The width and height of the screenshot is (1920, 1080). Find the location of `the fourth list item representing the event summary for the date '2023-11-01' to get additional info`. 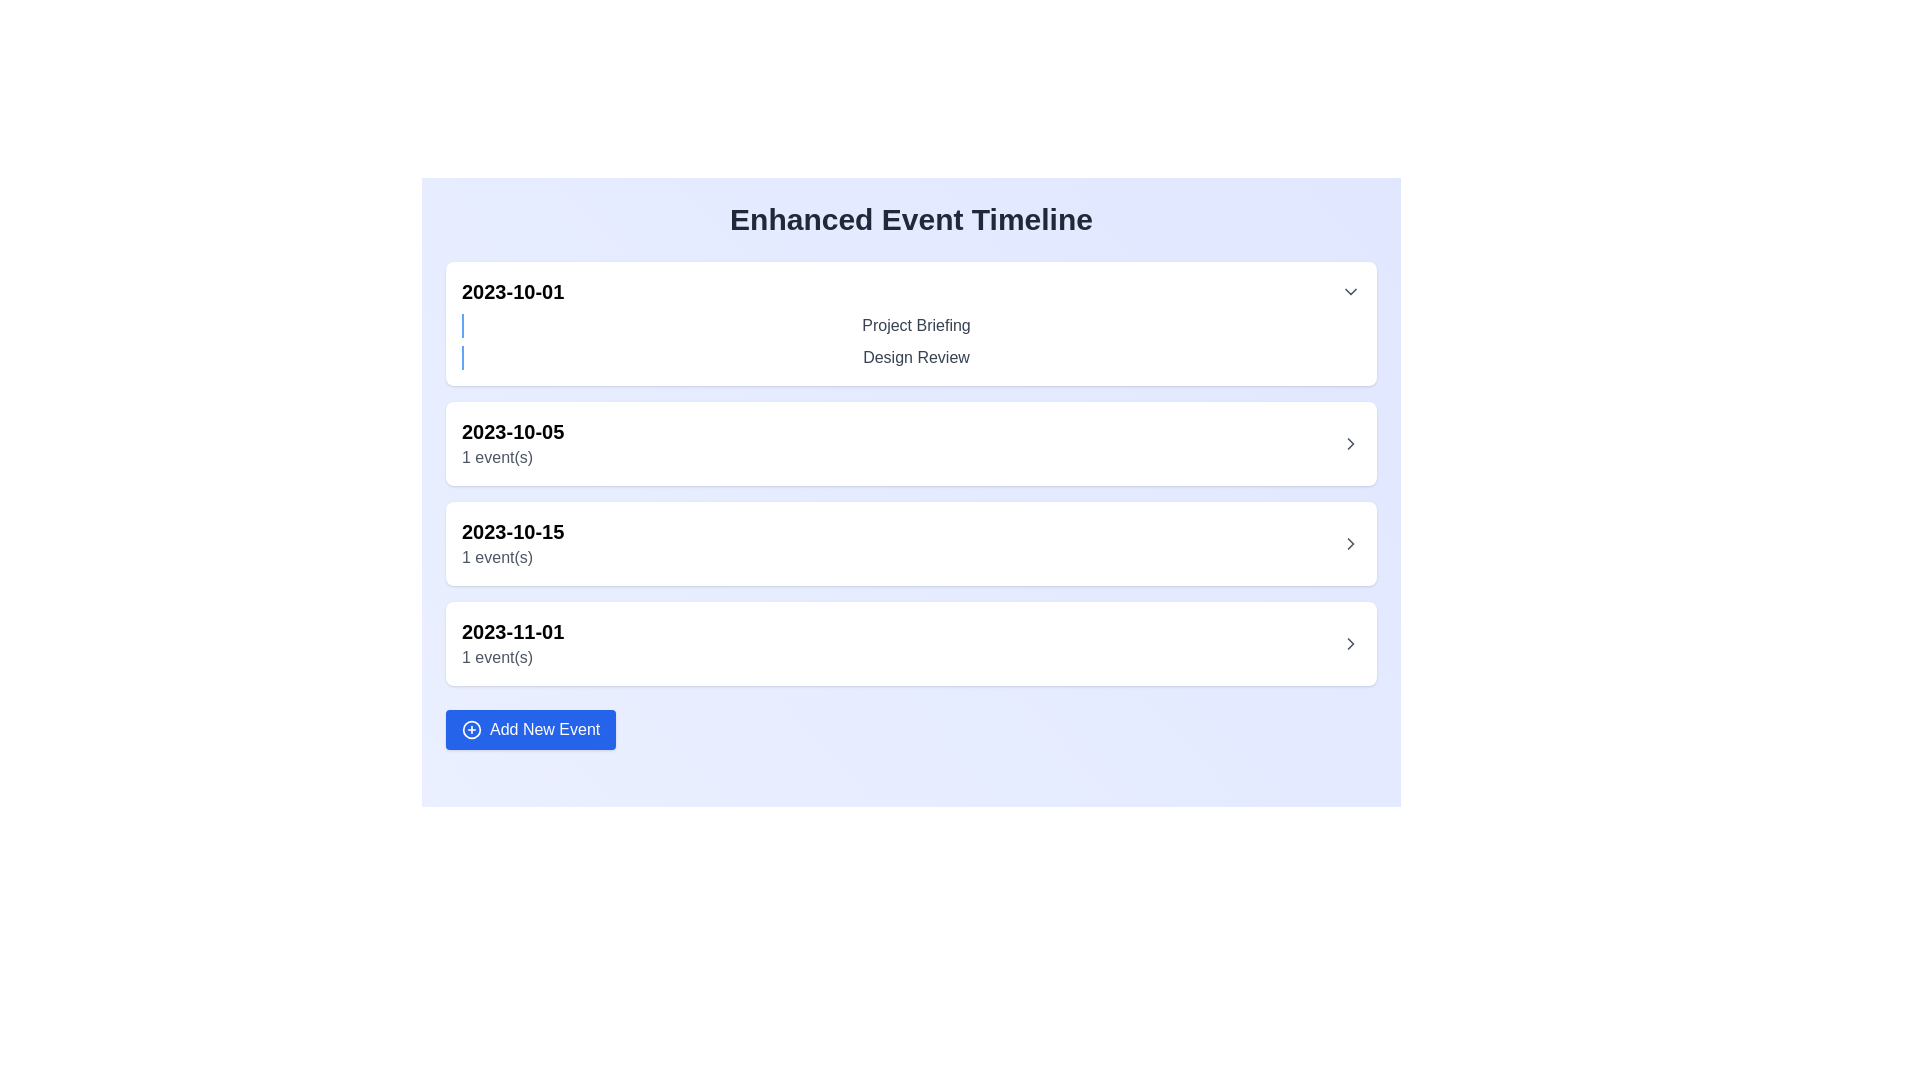

the fourth list item representing the event summary for the date '2023-11-01' to get additional info is located at coordinates (910, 644).